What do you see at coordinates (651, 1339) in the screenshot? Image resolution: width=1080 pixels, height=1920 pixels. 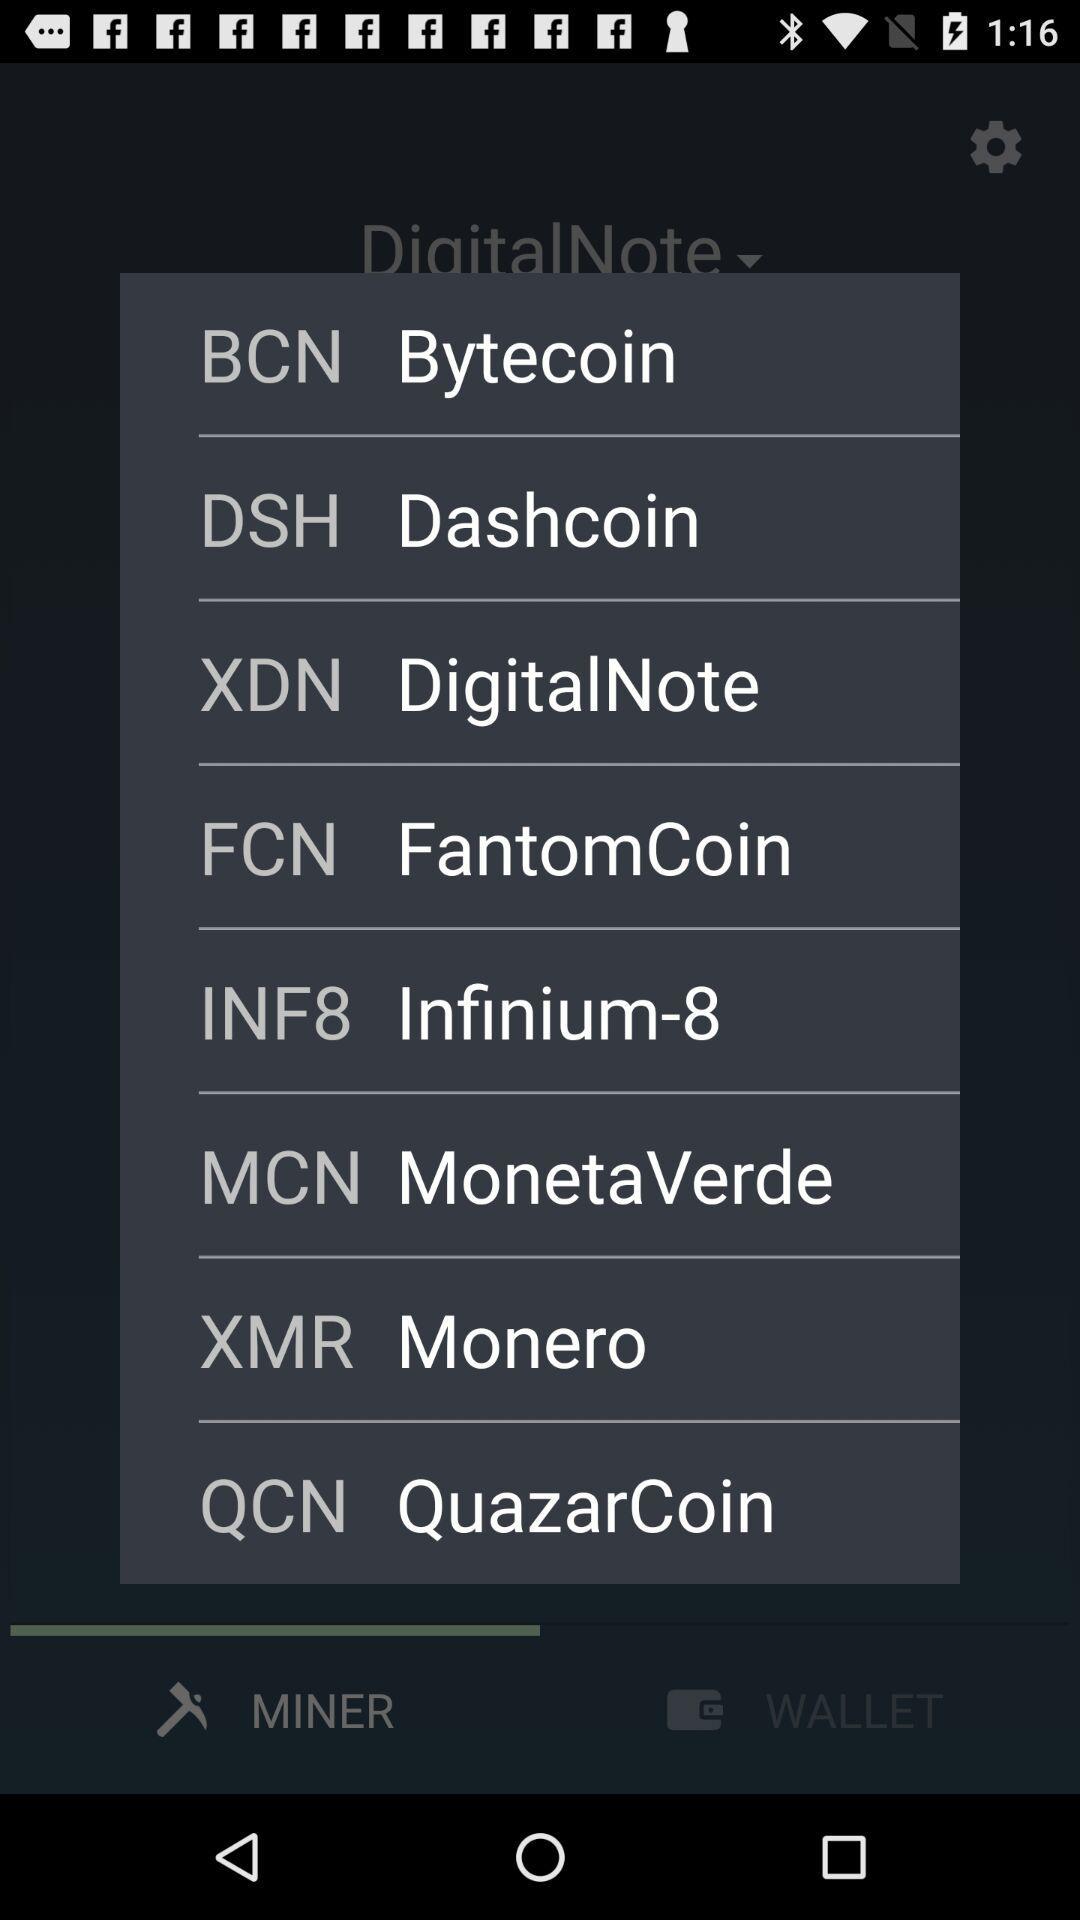 I see `the monero` at bounding box center [651, 1339].